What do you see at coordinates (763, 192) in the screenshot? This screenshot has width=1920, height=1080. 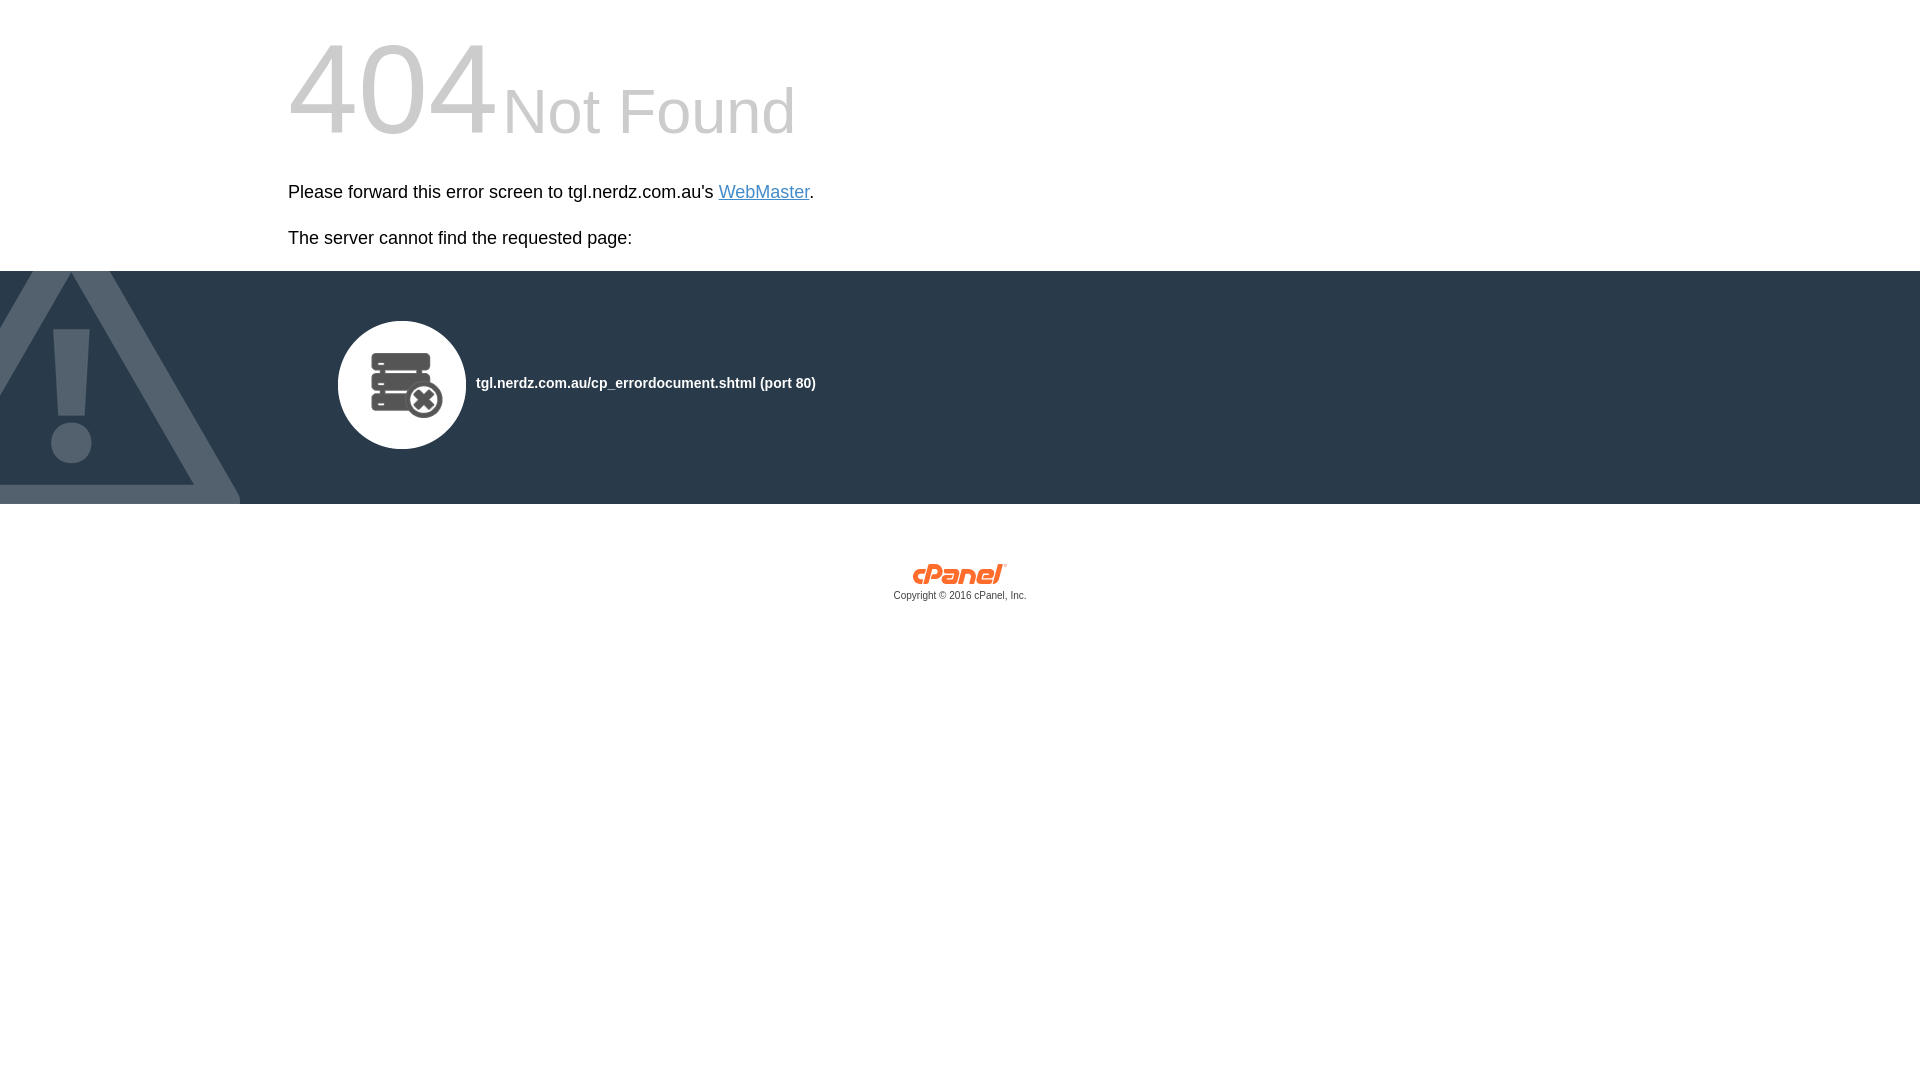 I see `'WebMaster'` at bounding box center [763, 192].